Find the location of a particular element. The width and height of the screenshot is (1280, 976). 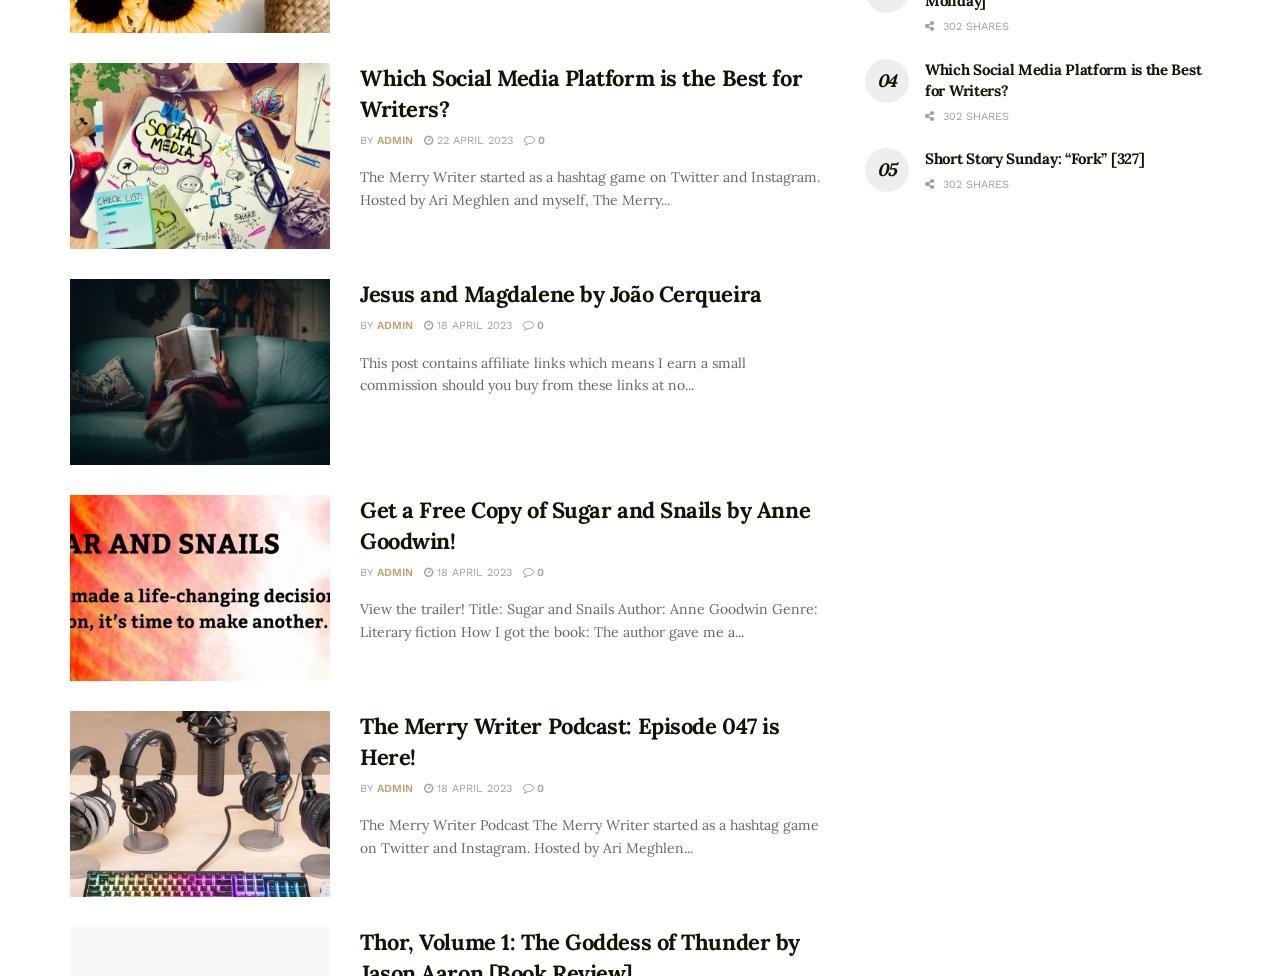

'Short Story Sunday: “Fork” [327]' is located at coordinates (1034, 157).